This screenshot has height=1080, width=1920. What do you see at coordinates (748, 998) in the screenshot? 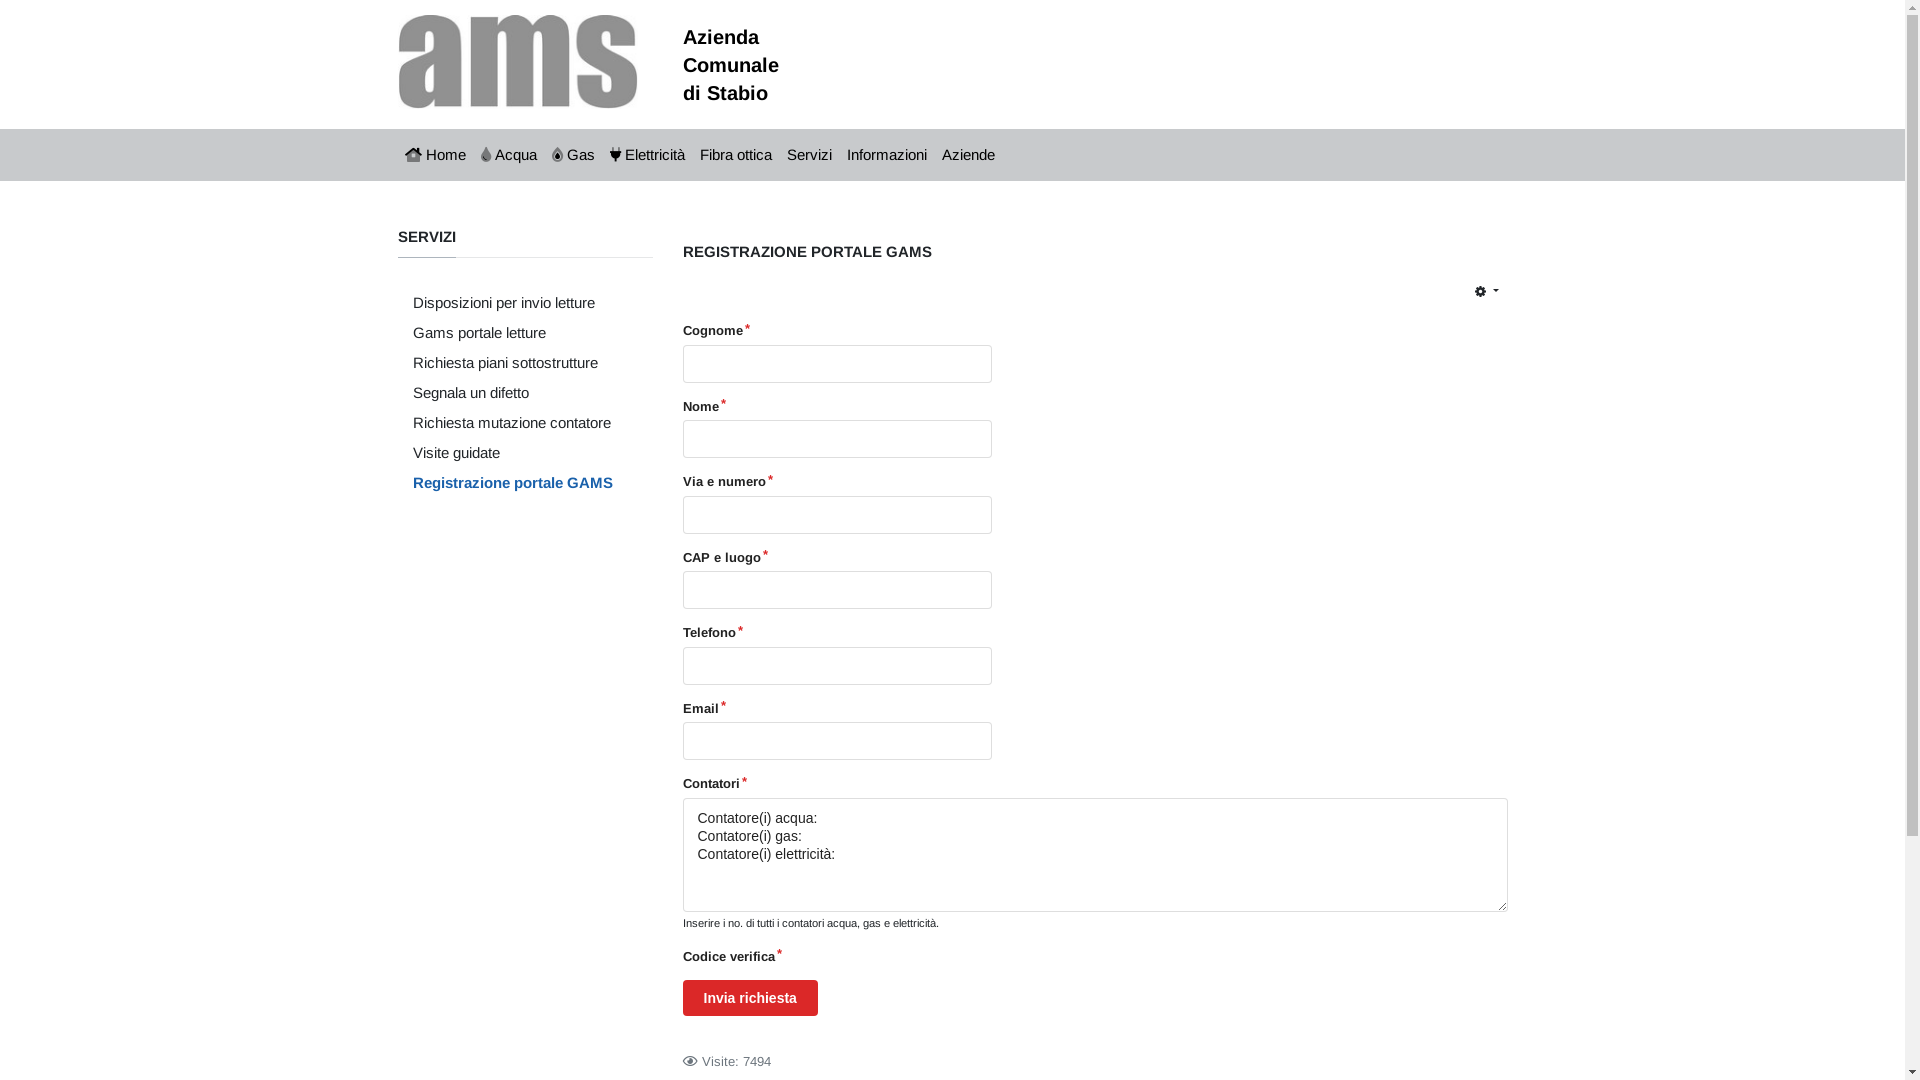
I see `'Invia richiesta'` at bounding box center [748, 998].